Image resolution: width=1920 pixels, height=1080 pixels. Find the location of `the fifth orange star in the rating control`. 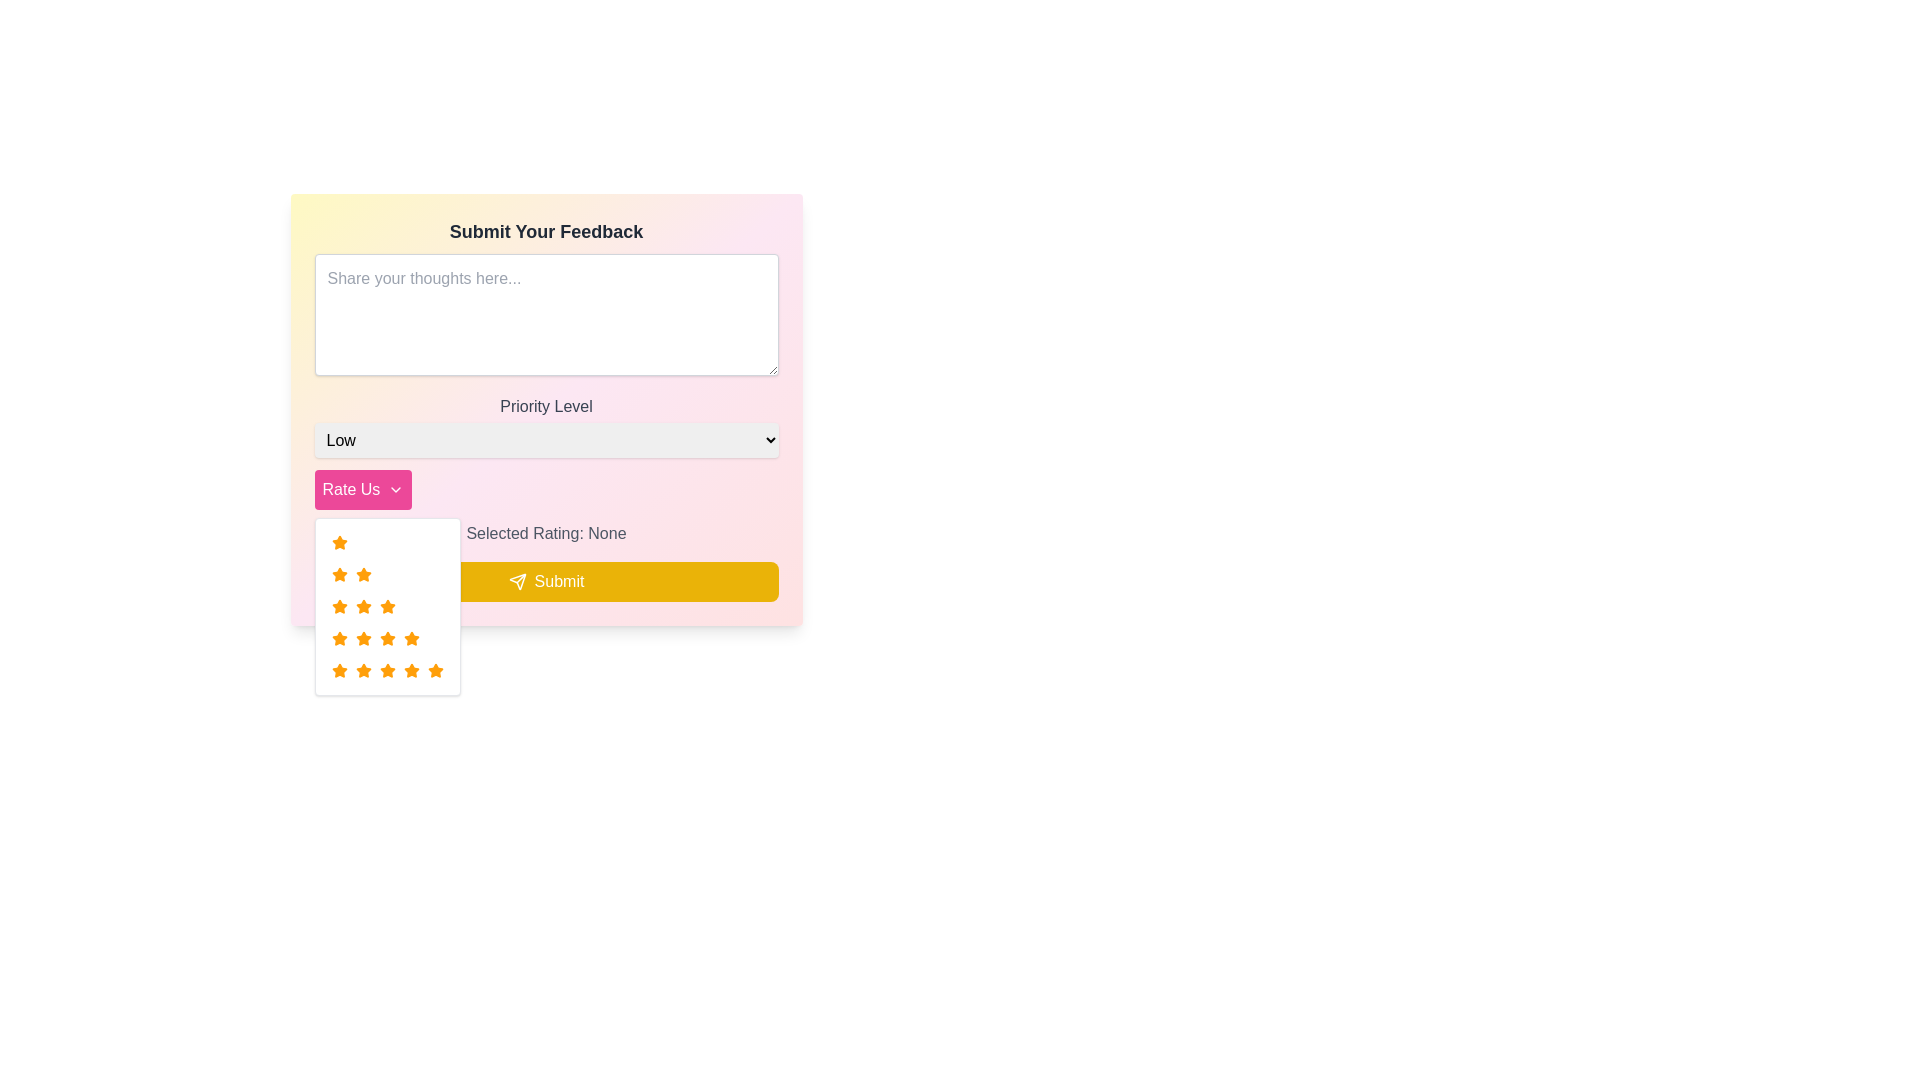

the fifth orange star in the rating control is located at coordinates (387, 671).